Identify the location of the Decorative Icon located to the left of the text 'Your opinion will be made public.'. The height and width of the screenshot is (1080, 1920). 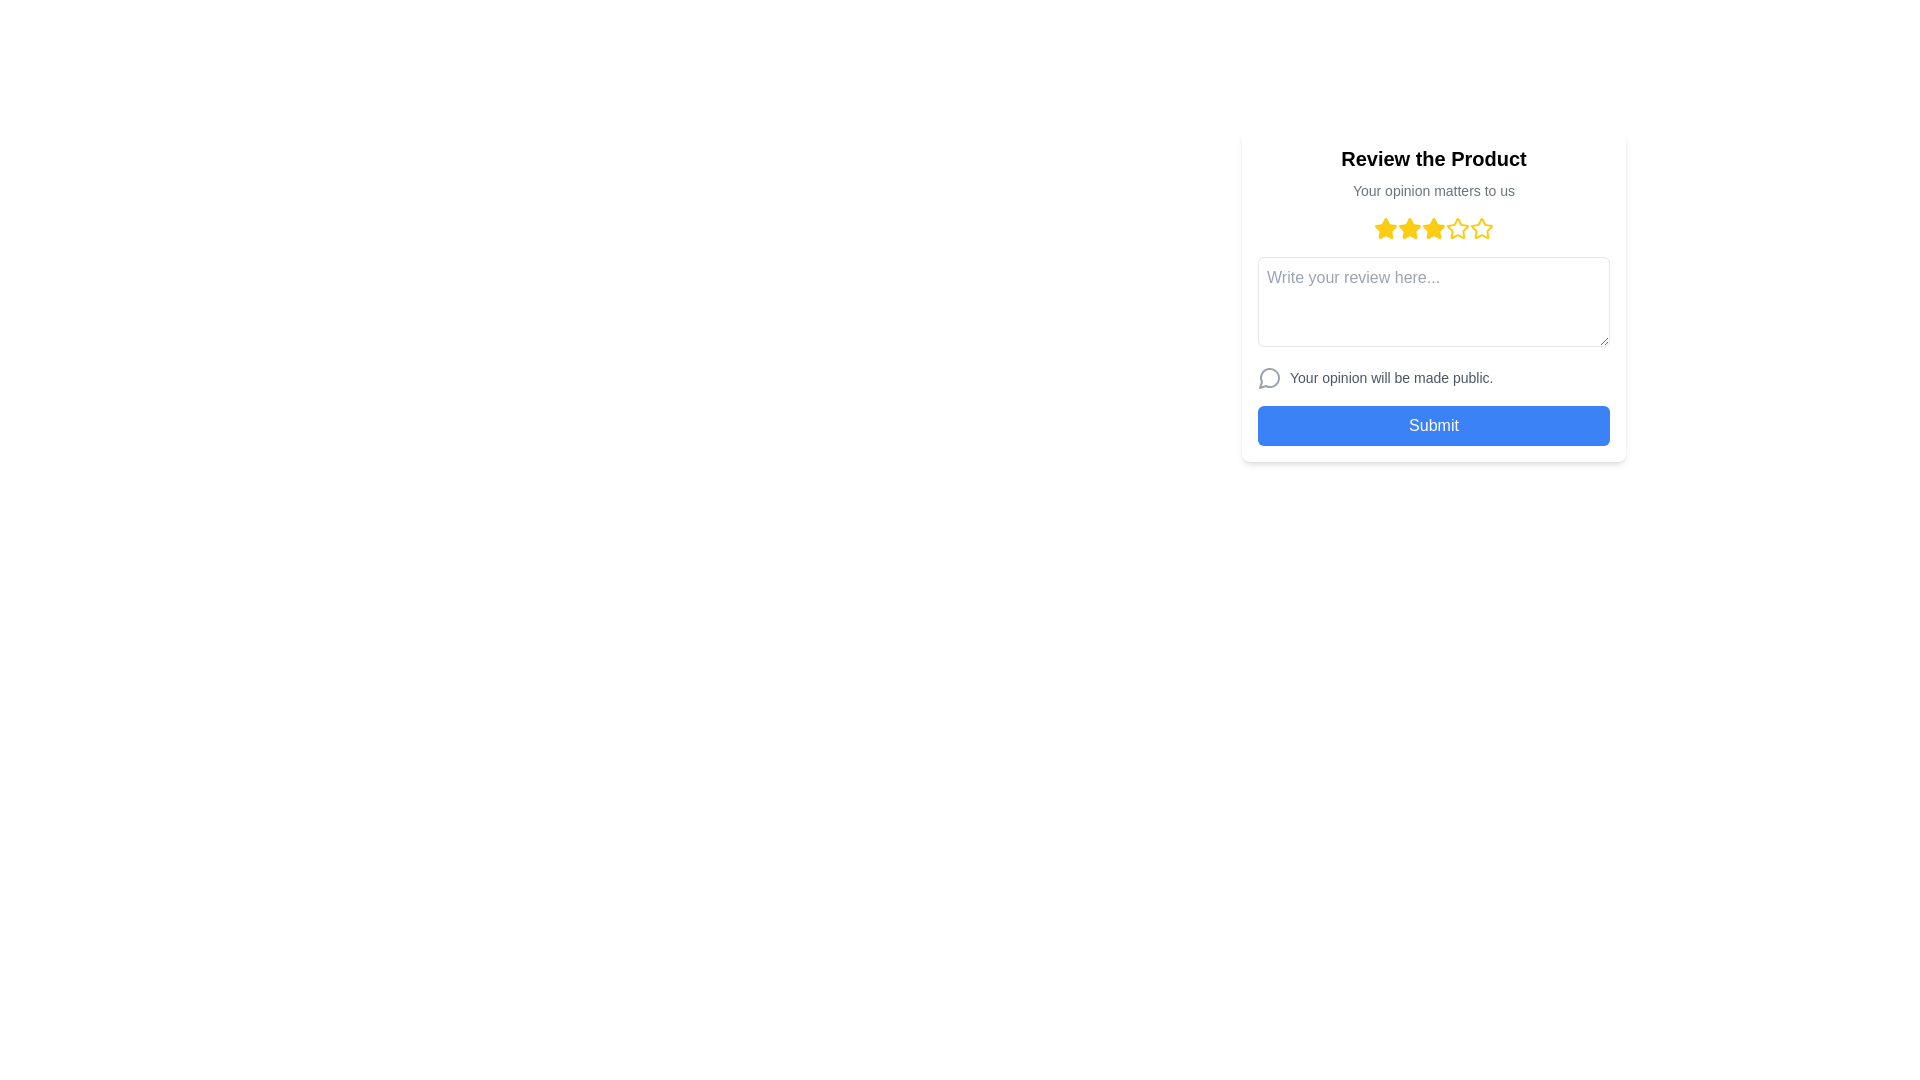
(1269, 378).